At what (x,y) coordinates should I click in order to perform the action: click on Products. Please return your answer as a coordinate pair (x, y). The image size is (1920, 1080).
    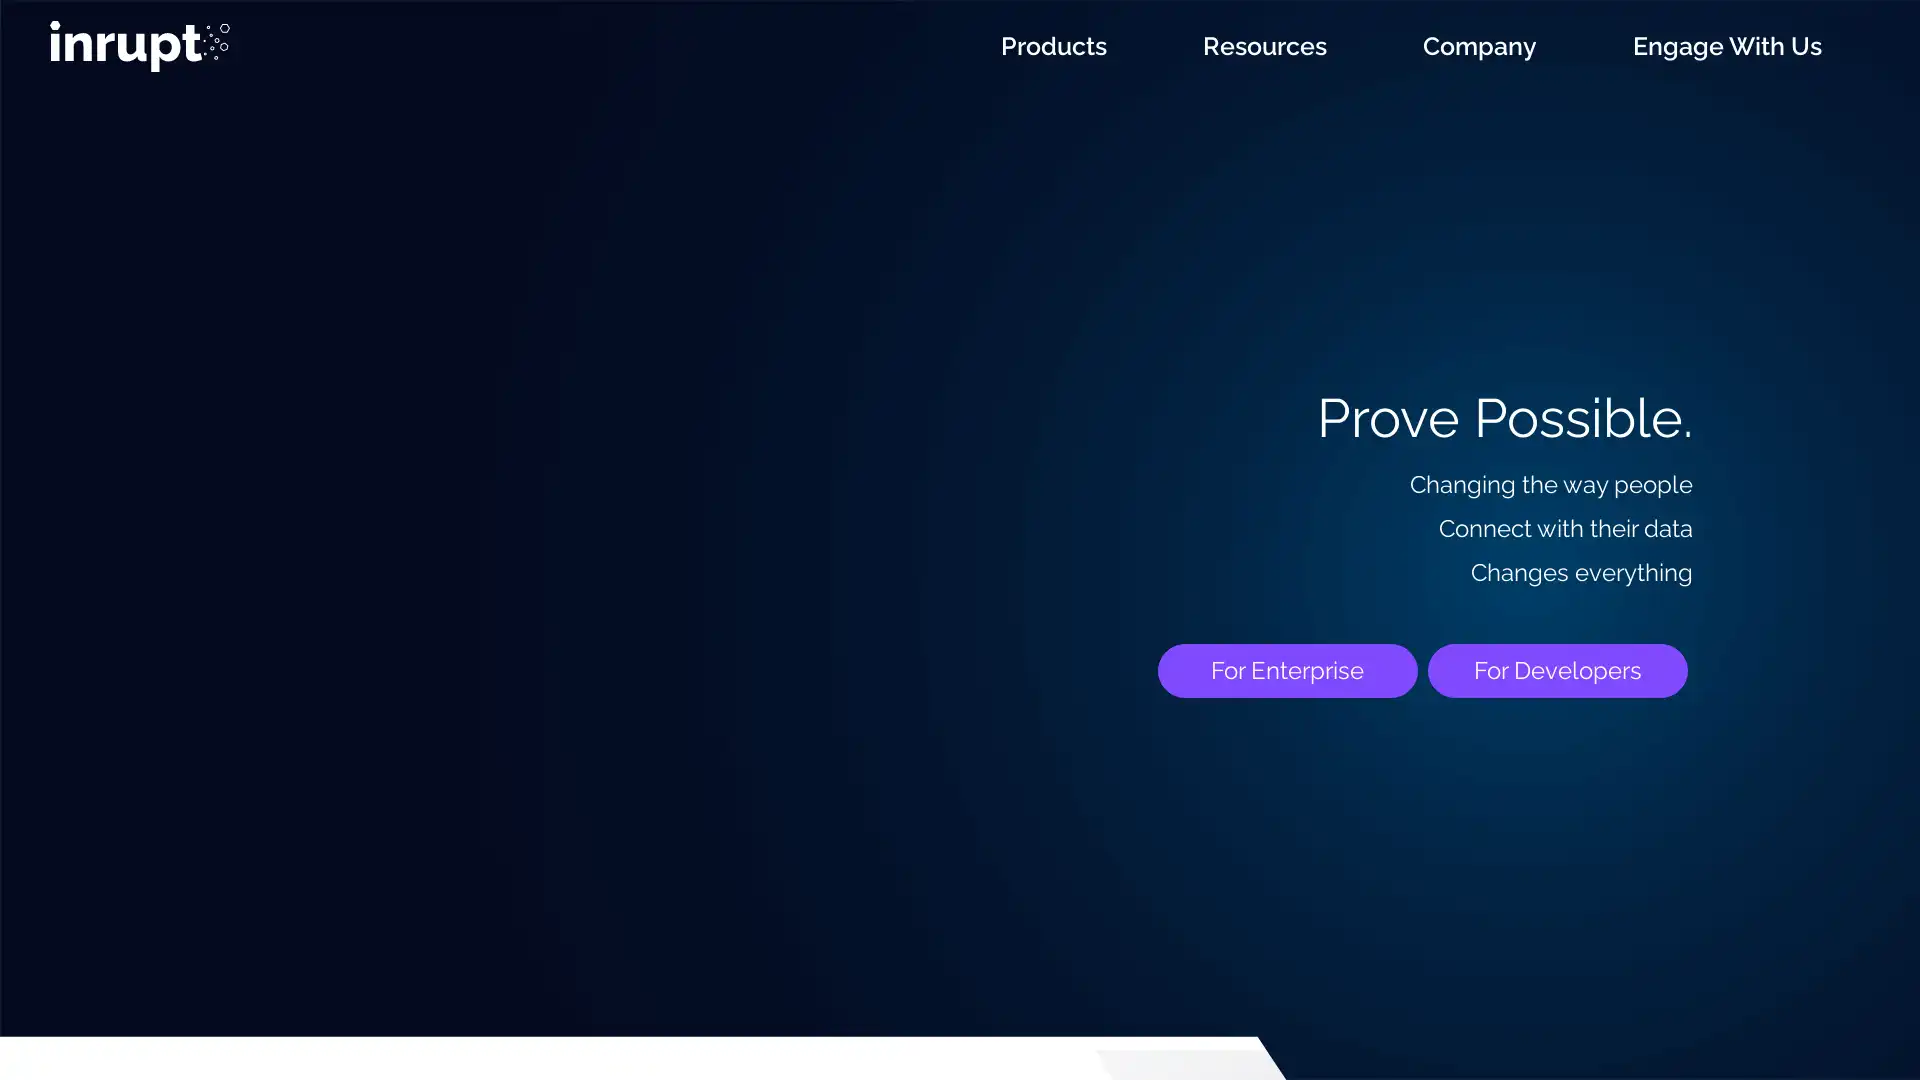
    Looking at the image, I should click on (1053, 45).